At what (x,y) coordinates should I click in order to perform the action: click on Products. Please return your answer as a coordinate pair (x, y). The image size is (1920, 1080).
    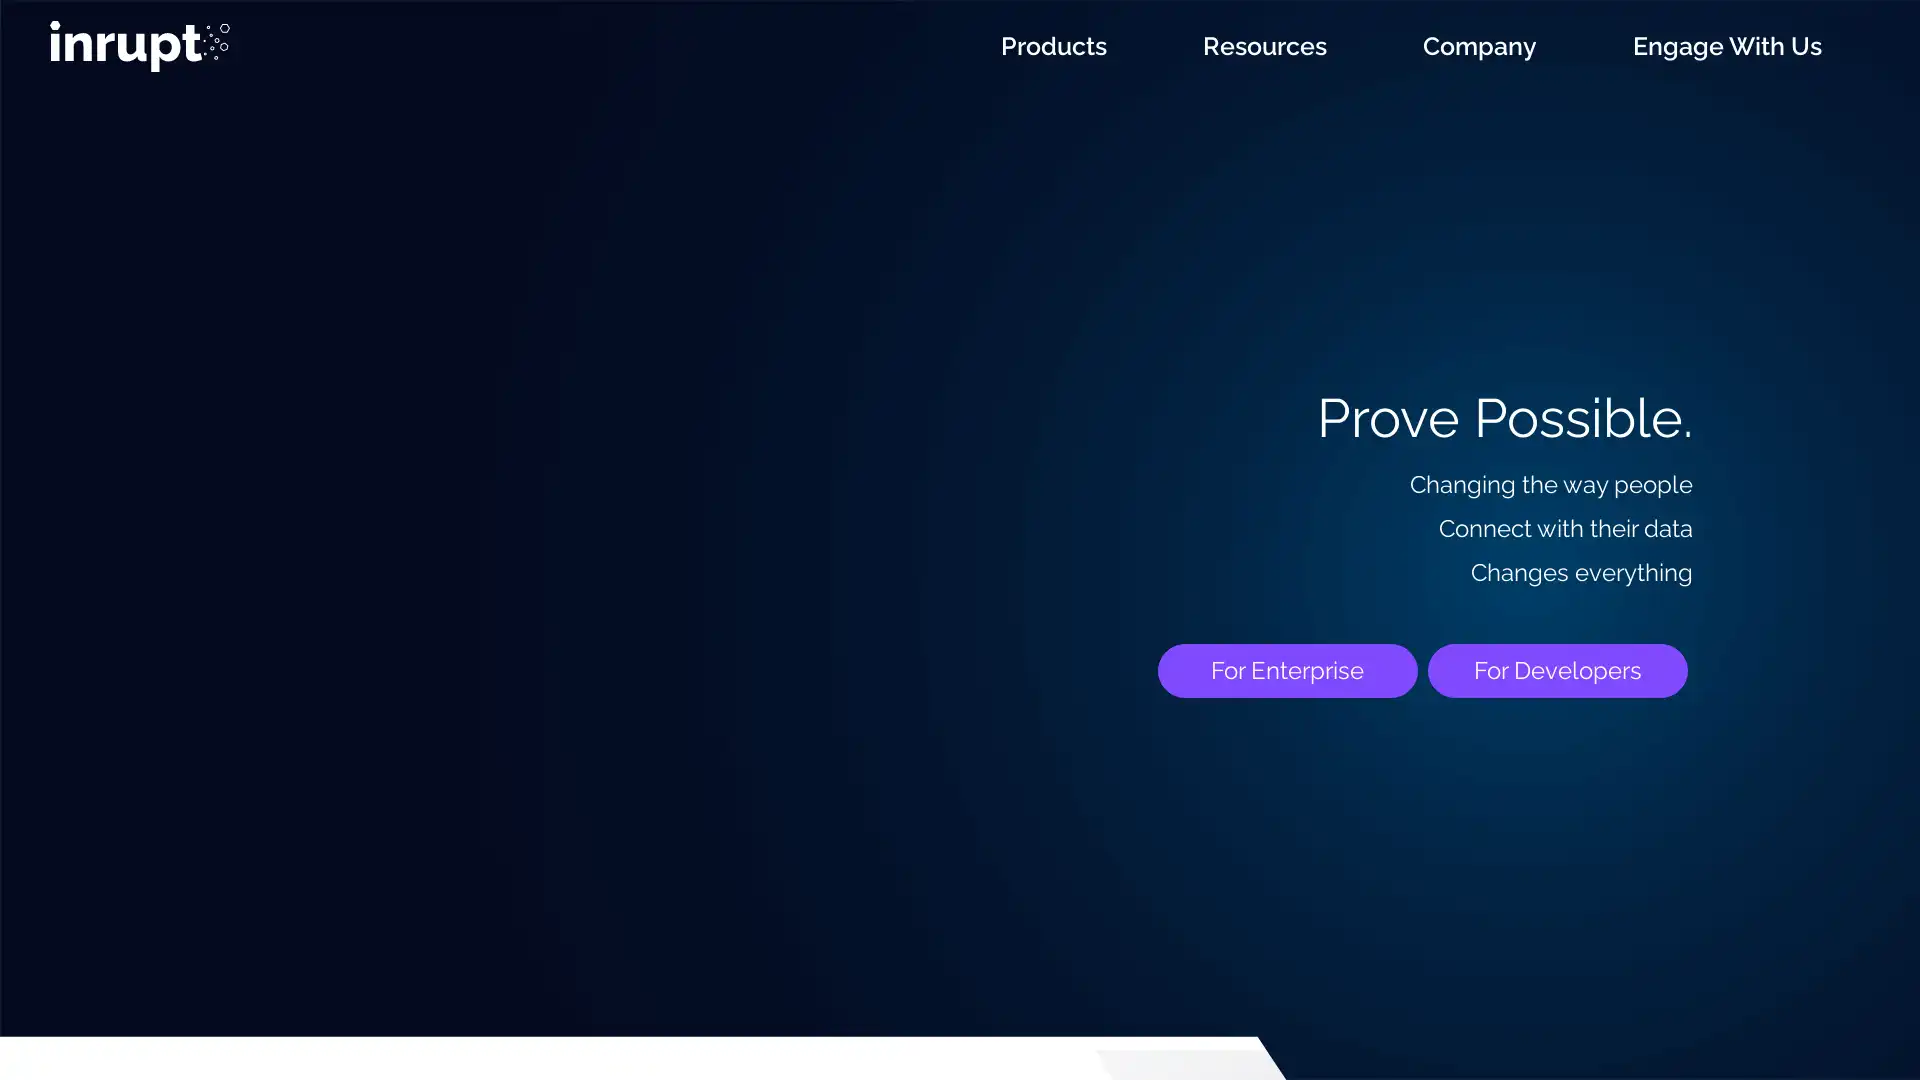
    Looking at the image, I should click on (1053, 45).